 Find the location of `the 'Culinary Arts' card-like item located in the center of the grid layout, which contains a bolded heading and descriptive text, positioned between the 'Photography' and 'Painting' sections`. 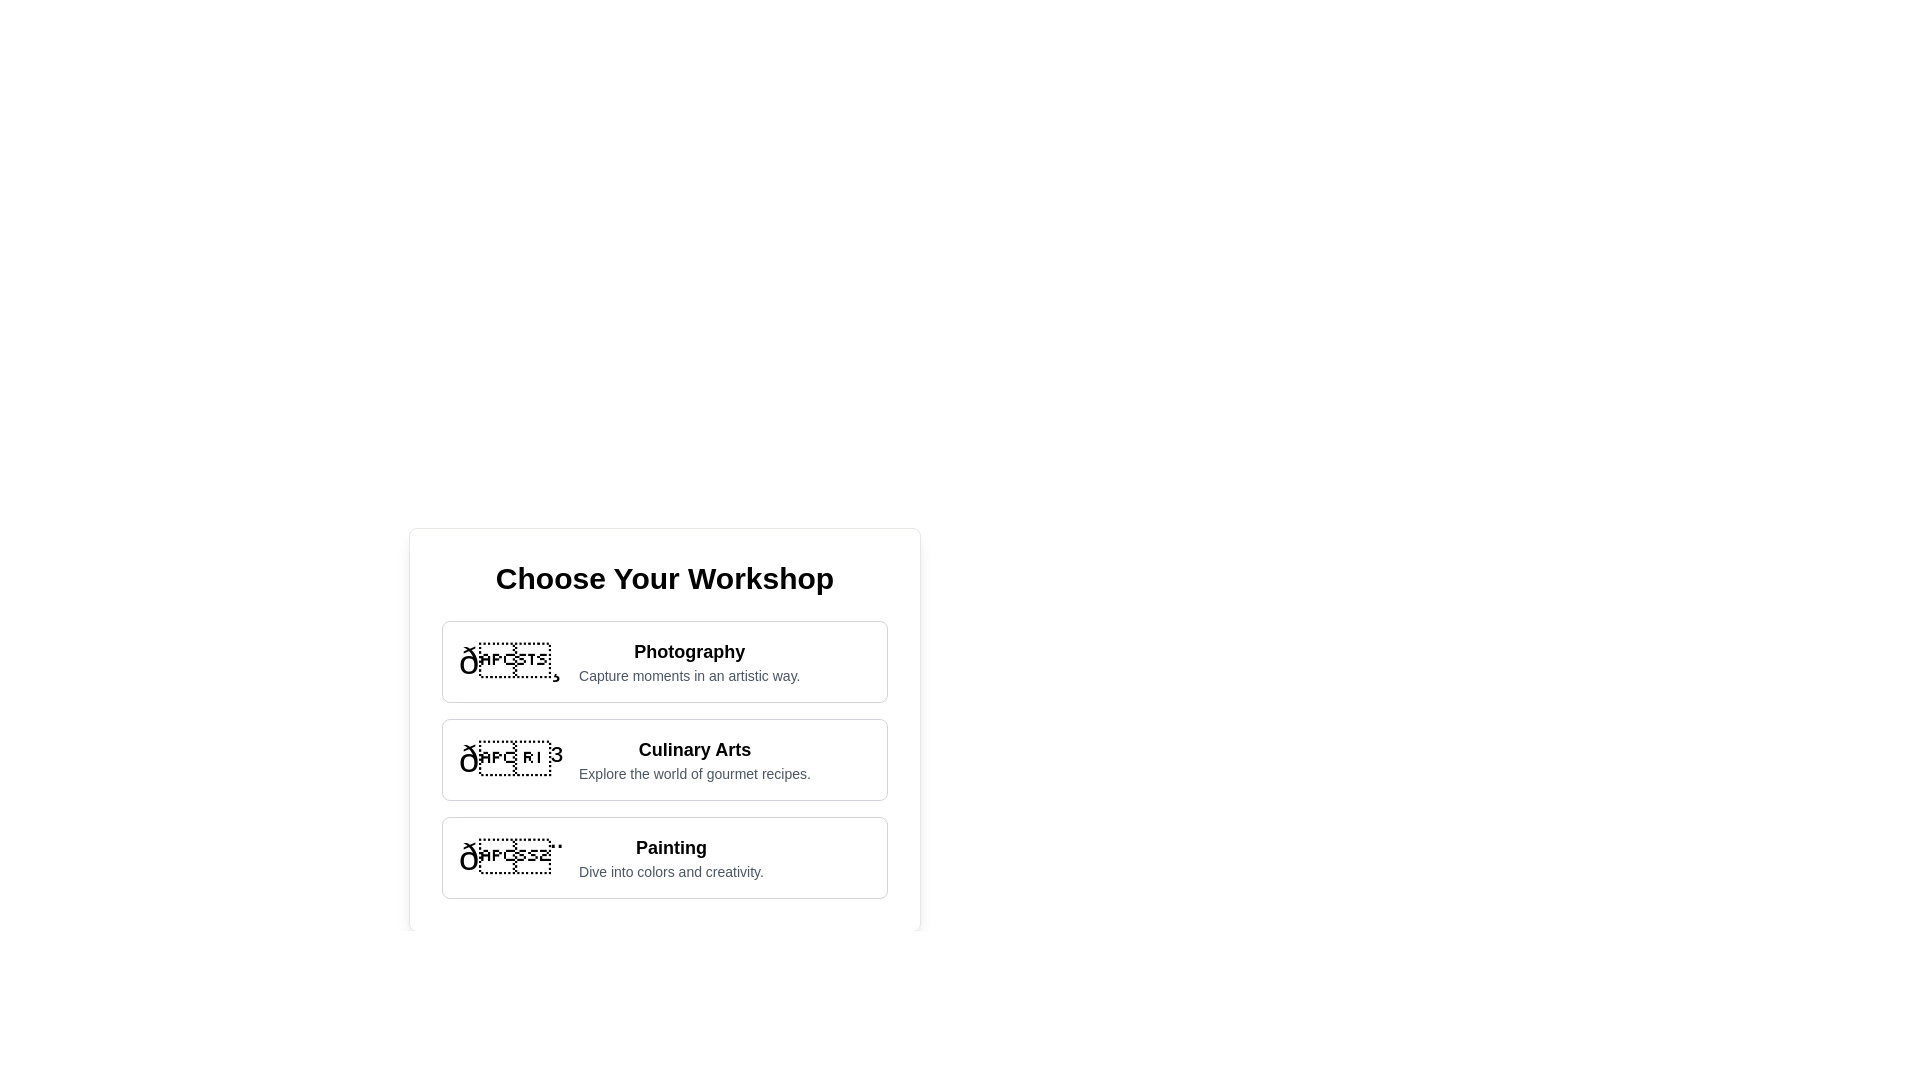

the 'Culinary Arts' card-like item located in the center of the grid layout, which contains a bolded heading and descriptive text, positioned between the 'Photography' and 'Painting' sections is located at coordinates (665, 759).